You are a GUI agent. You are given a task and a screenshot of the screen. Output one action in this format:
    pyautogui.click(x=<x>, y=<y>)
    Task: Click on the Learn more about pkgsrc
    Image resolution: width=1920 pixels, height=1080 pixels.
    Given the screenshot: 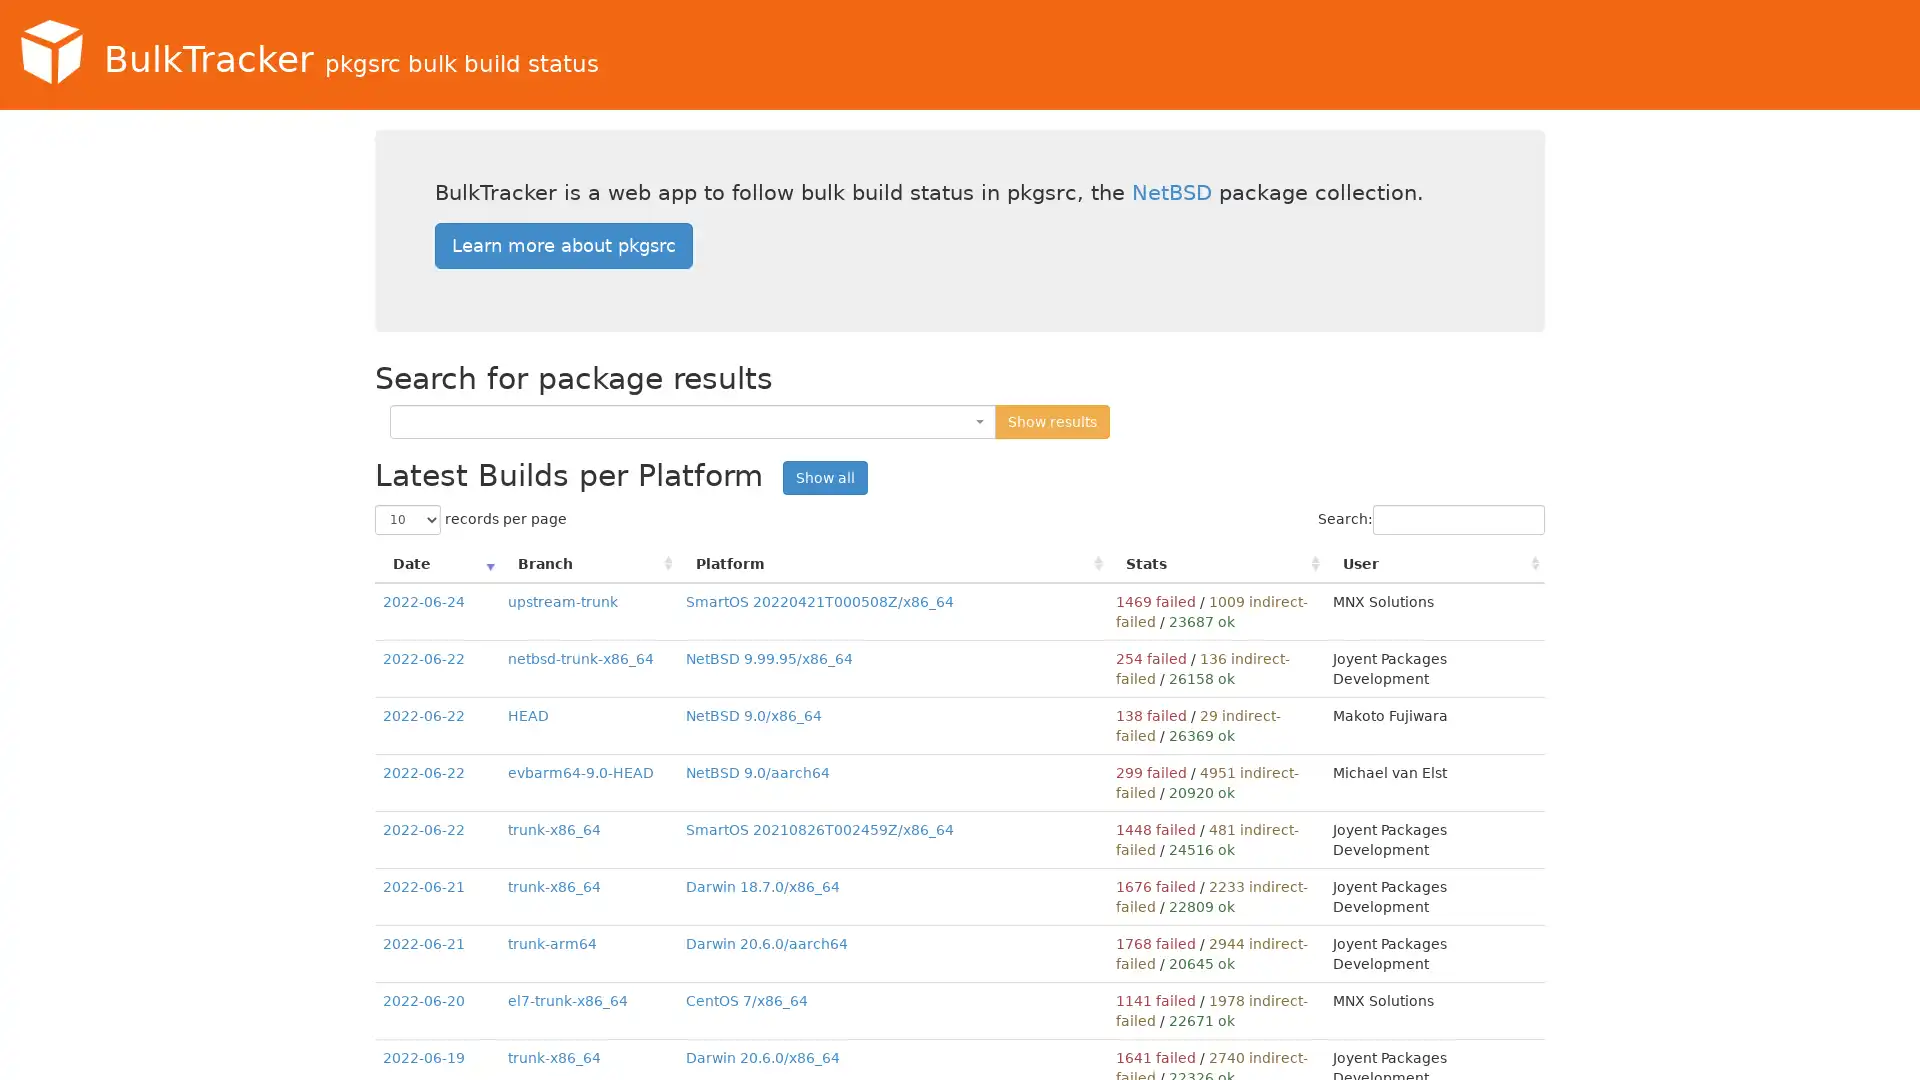 What is the action you would take?
    pyautogui.click(x=563, y=244)
    